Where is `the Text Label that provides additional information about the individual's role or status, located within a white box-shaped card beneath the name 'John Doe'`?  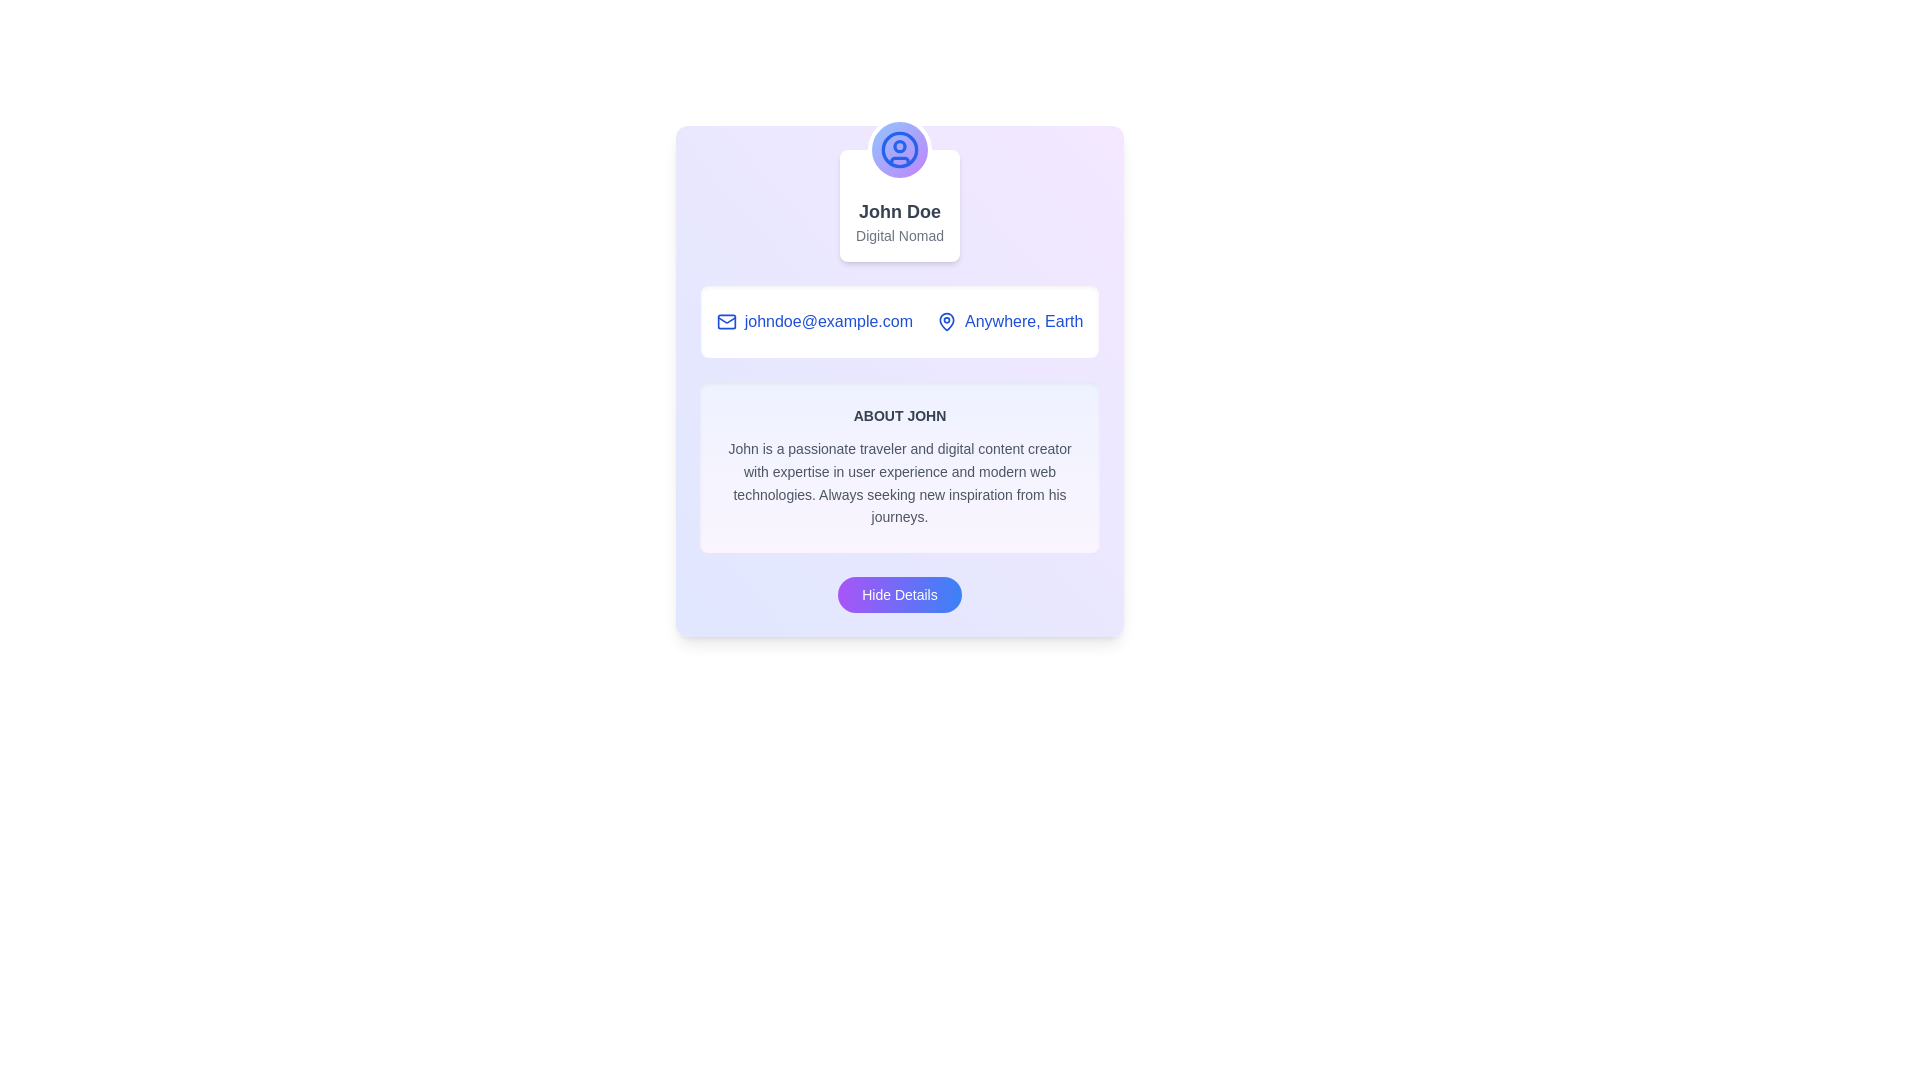
the Text Label that provides additional information about the individual's role or status, located within a white box-shaped card beneath the name 'John Doe' is located at coordinates (899, 234).